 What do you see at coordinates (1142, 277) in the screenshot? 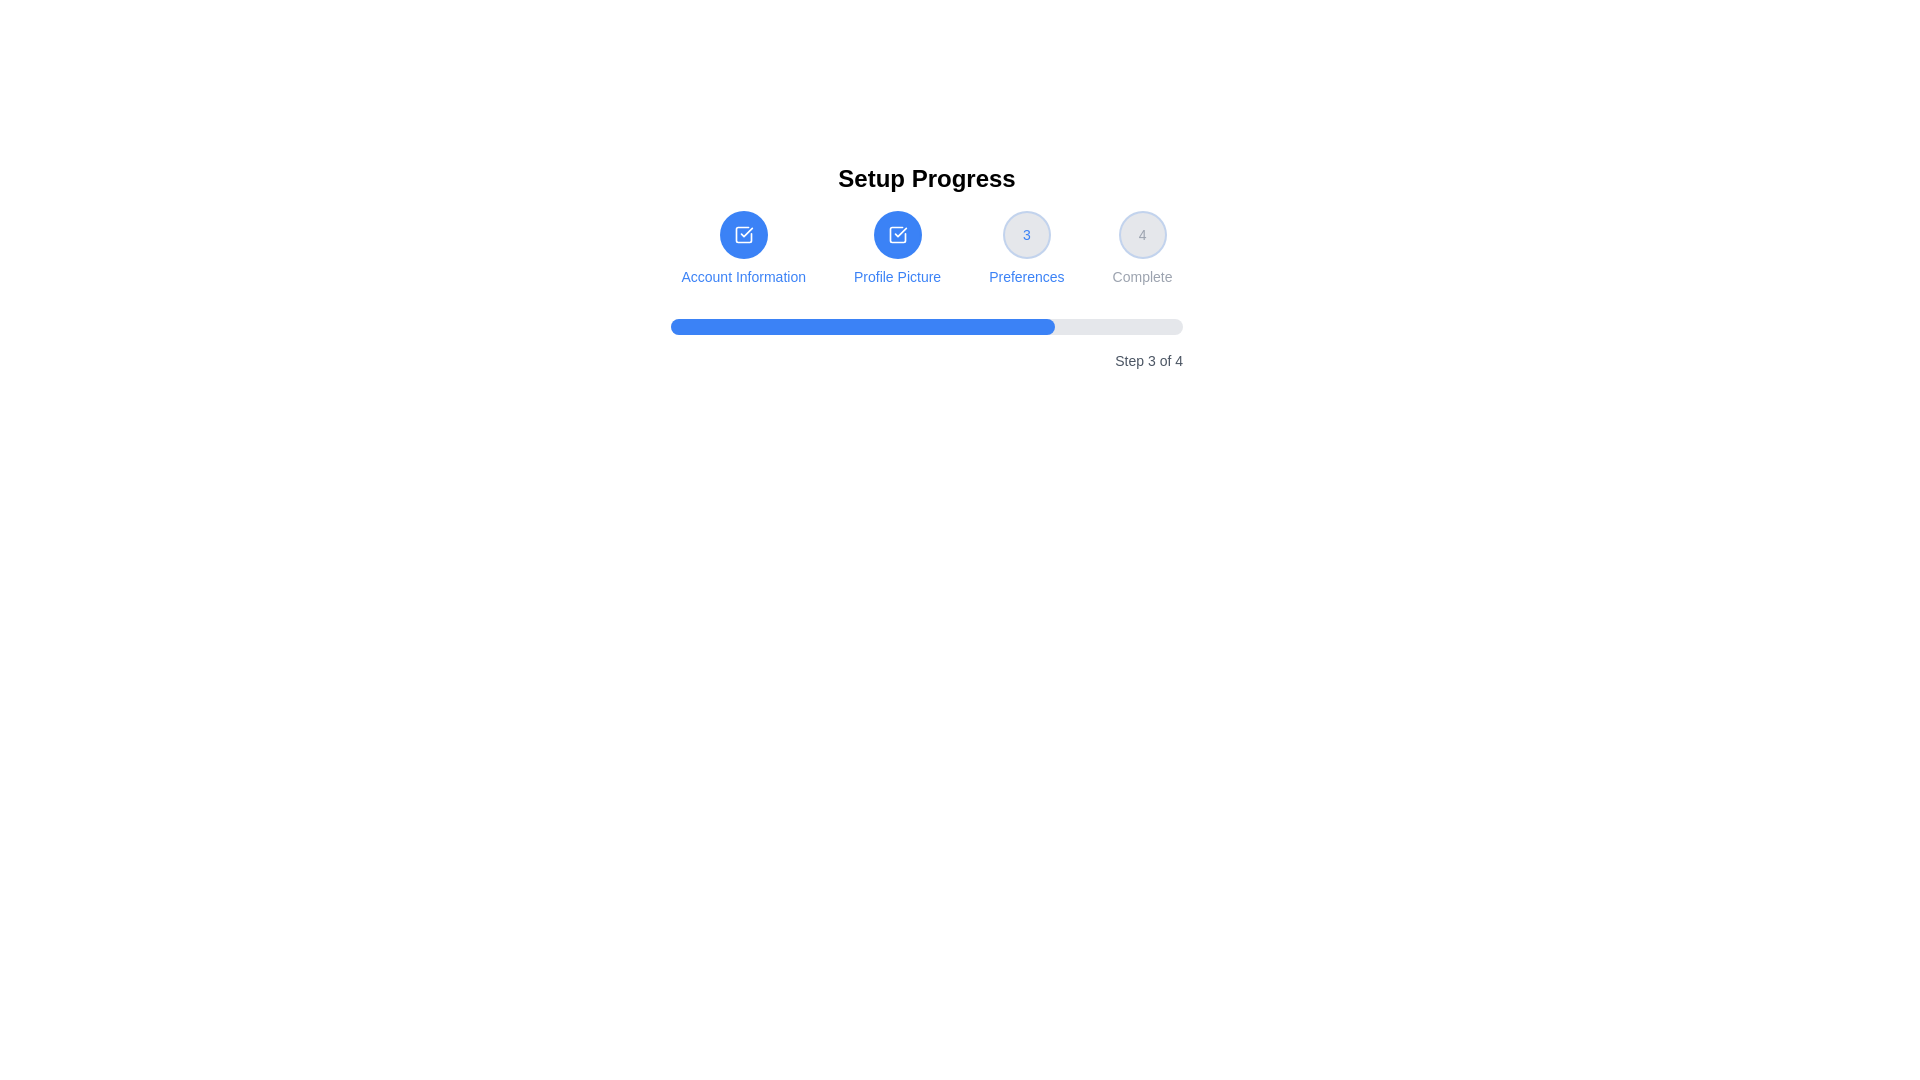
I see `the text label displaying 'Complete' which is located below the circular icon with the number '4' in the progress tracker` at bounding box center [1142, 277].